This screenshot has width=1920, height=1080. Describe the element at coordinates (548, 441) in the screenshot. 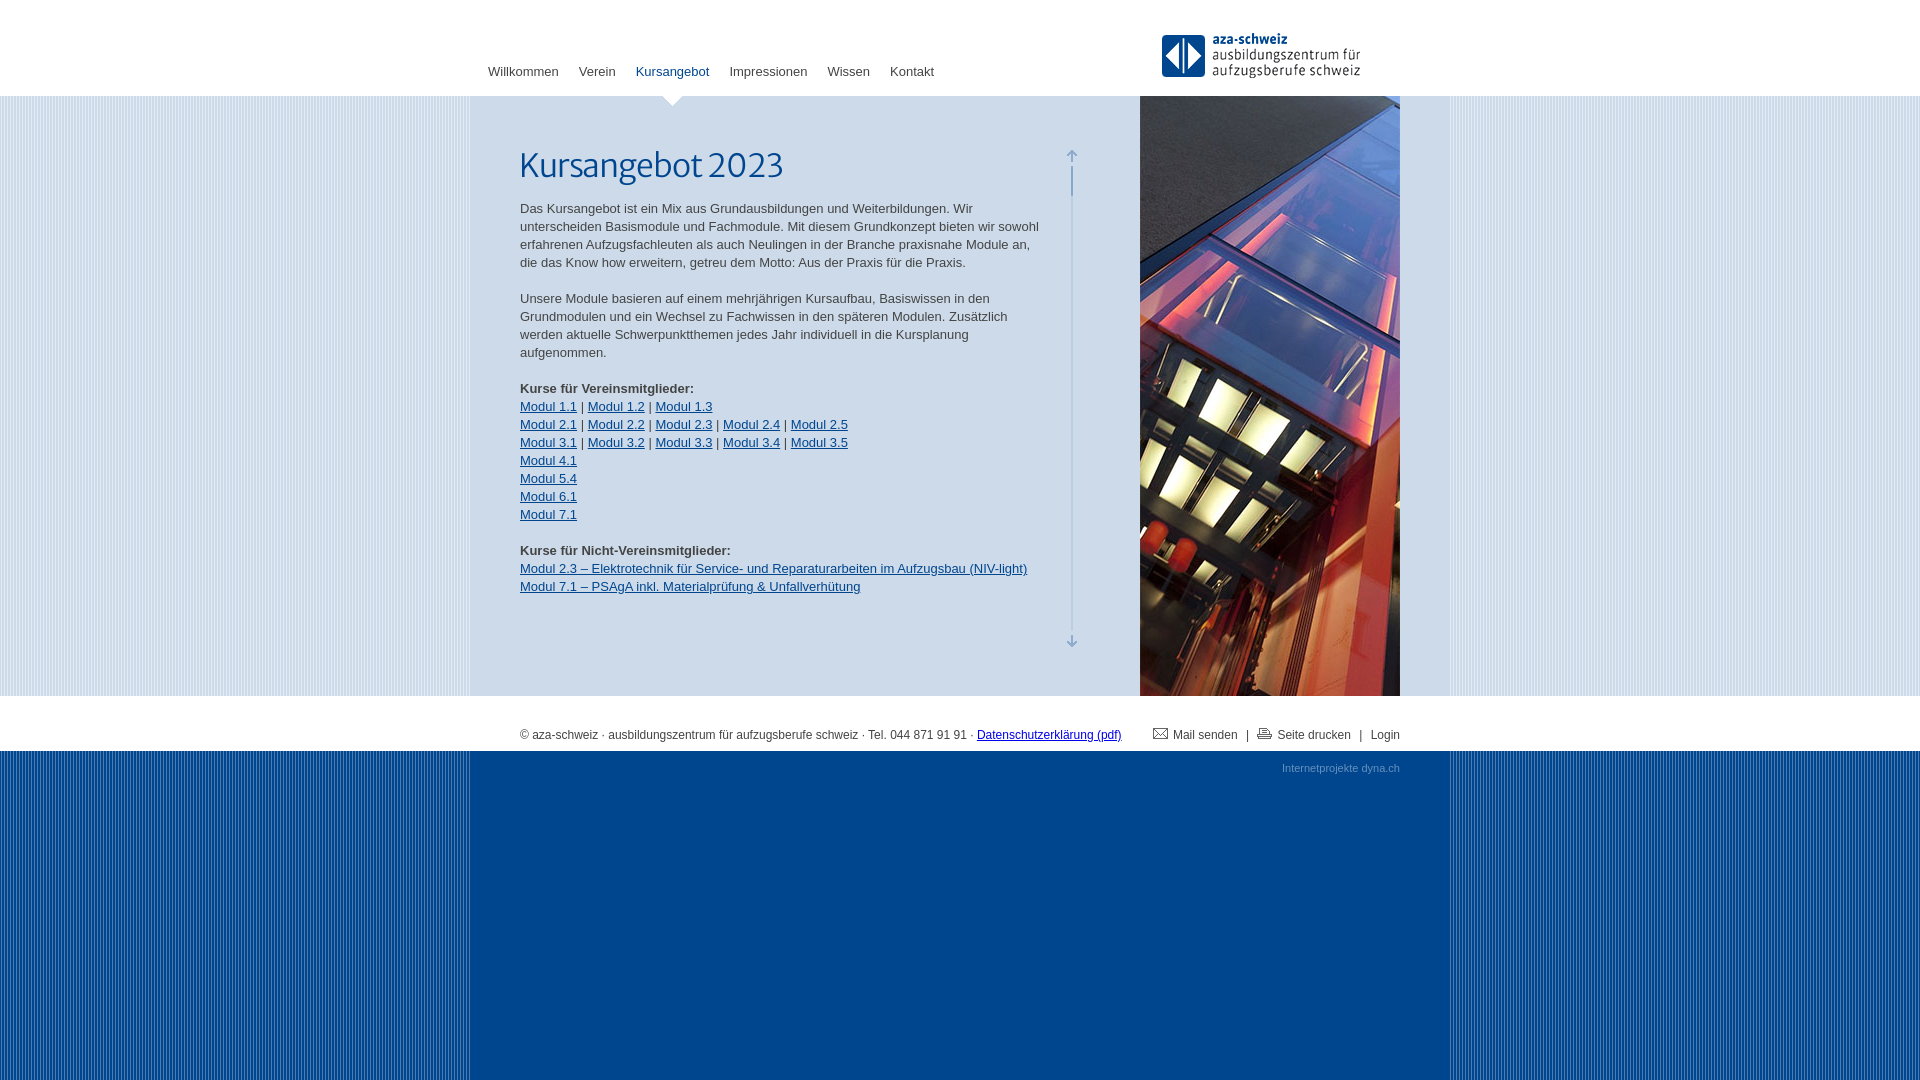

I see `'Modul 3.1'` at that location.